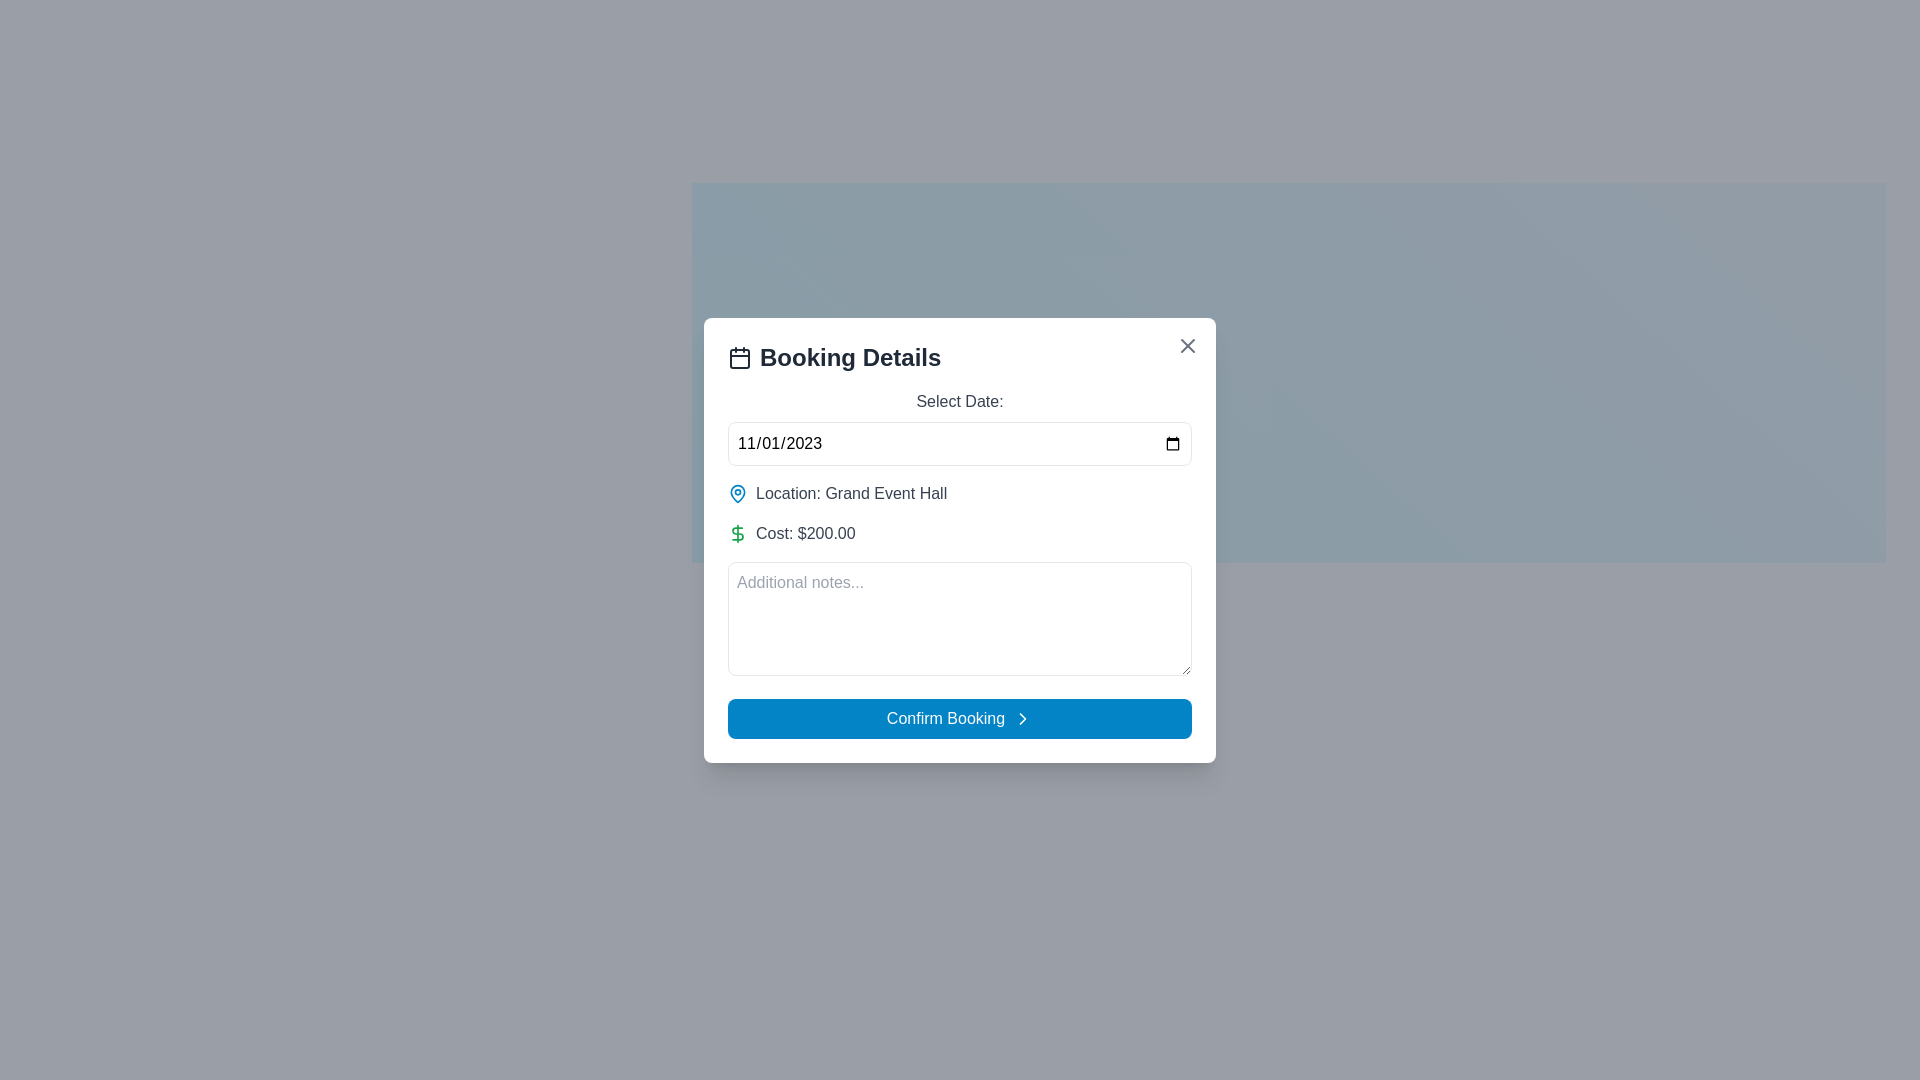 The width and height of the screenshot is (1920, 1080). Describe the element at coordinates (960, 493) in the screenshot. I see `the Information display element indicating 'Grand Event Hall' located in the 'Booking Details' panel, which is positioned below the 'Select Date' section and above the 'Cost' information` at that location.